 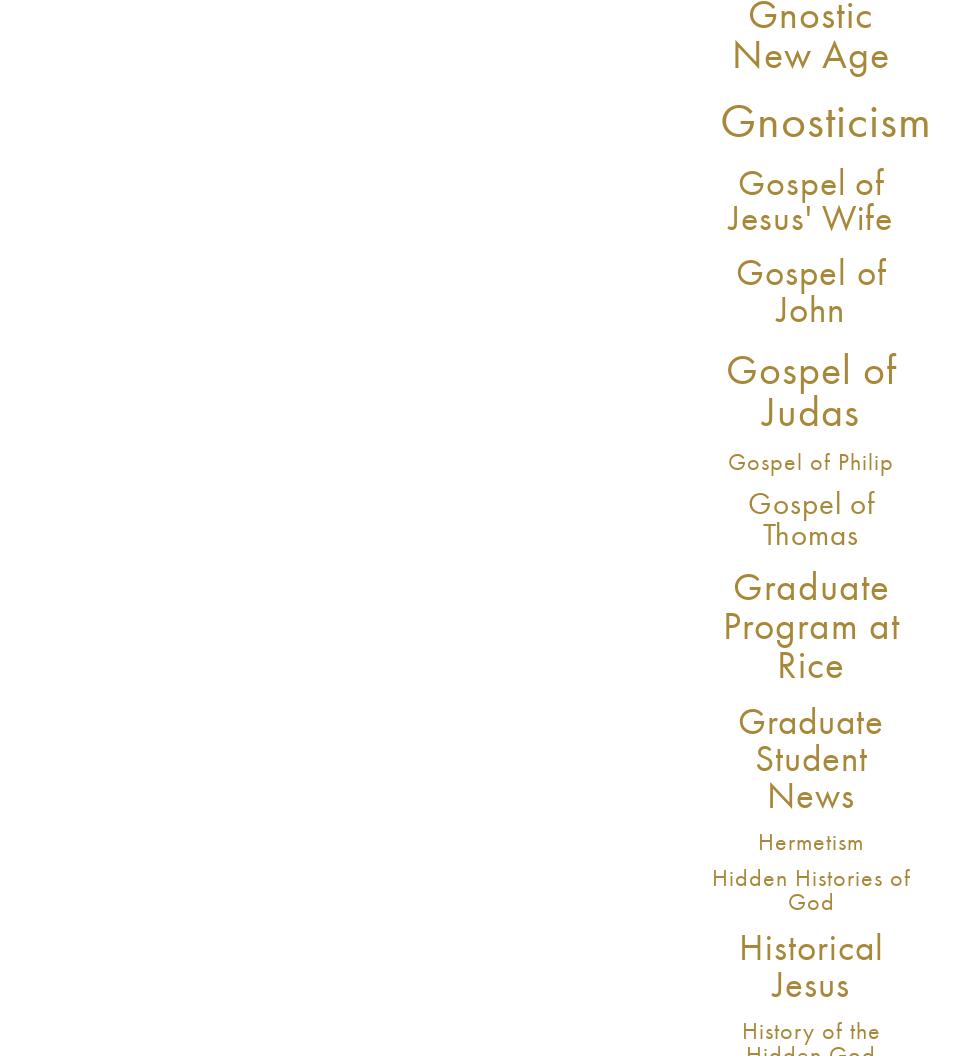 I want to click on 'Gnosticism', so click(x=824, y=118).